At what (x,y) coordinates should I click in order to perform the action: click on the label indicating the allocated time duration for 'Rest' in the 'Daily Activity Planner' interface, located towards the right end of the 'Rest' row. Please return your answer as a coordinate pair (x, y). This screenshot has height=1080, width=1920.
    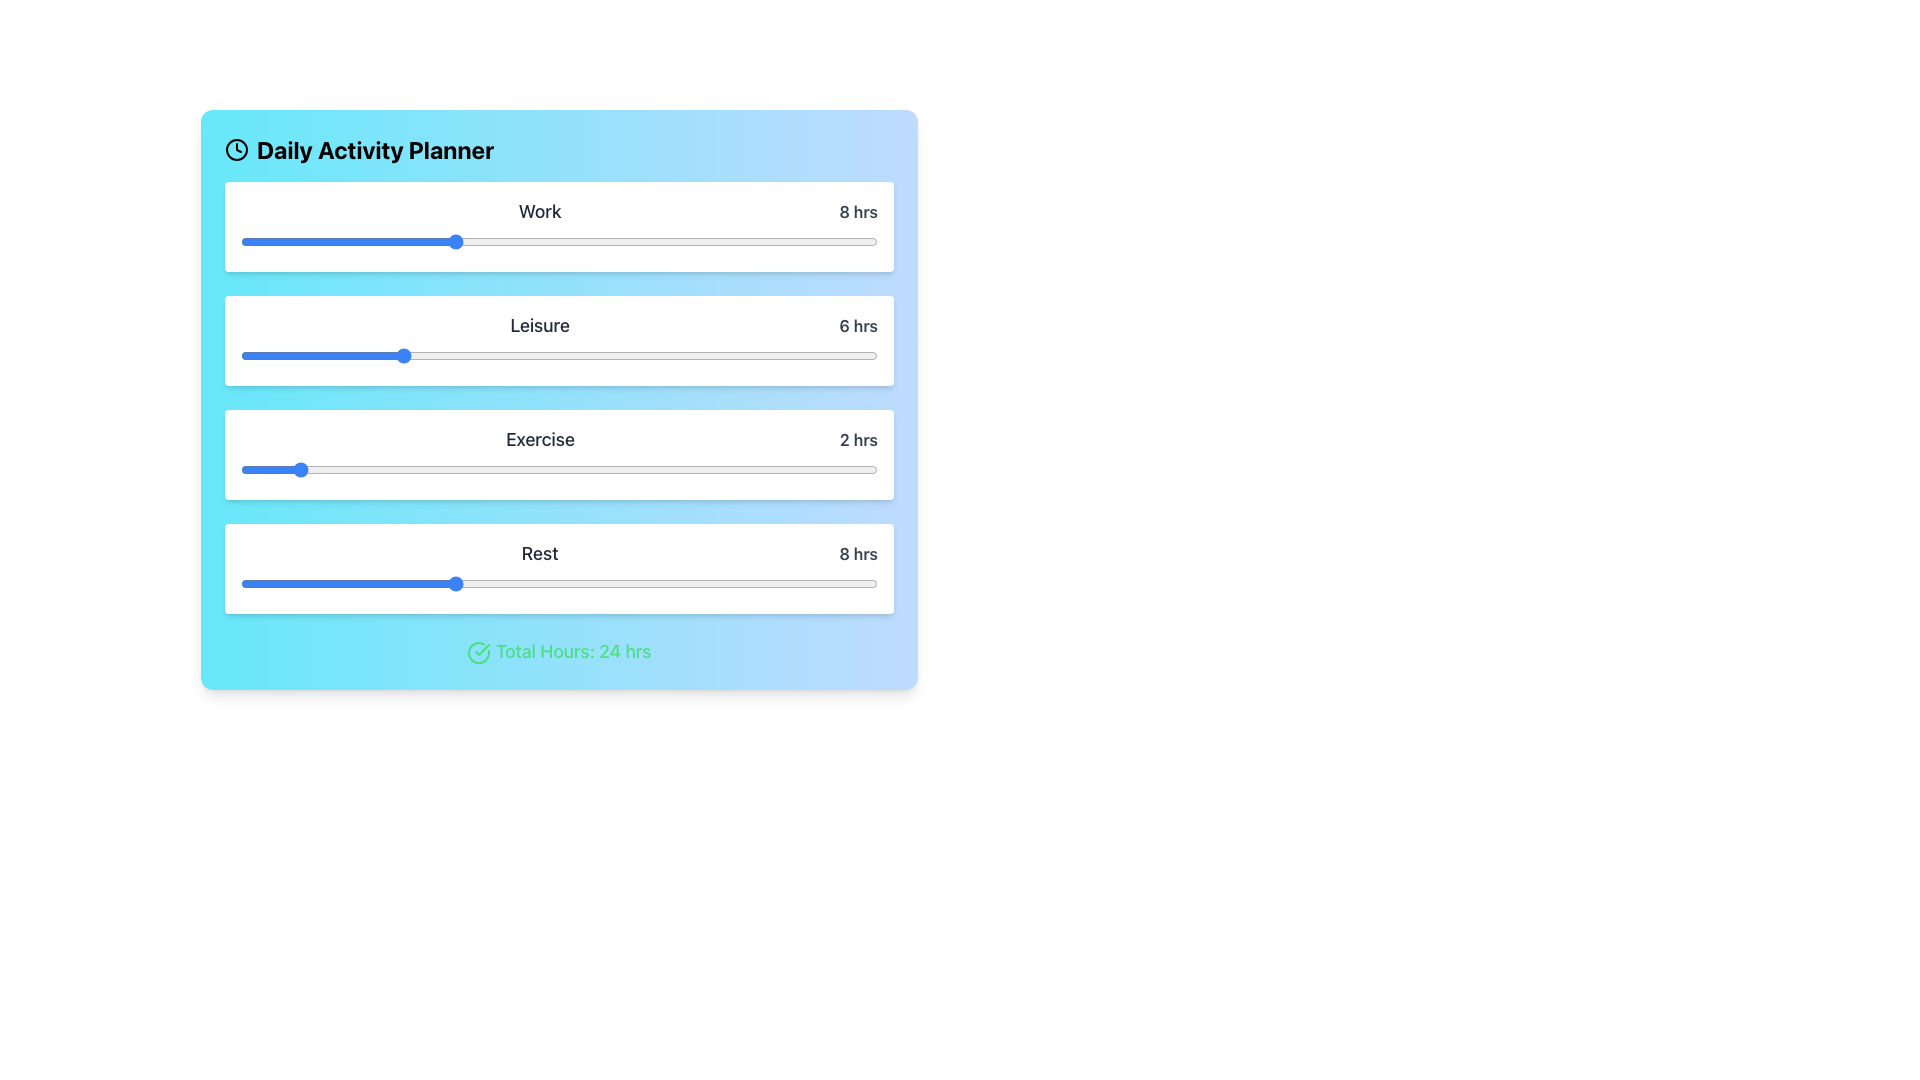
    Looking at the image, I should click on (858, 554).